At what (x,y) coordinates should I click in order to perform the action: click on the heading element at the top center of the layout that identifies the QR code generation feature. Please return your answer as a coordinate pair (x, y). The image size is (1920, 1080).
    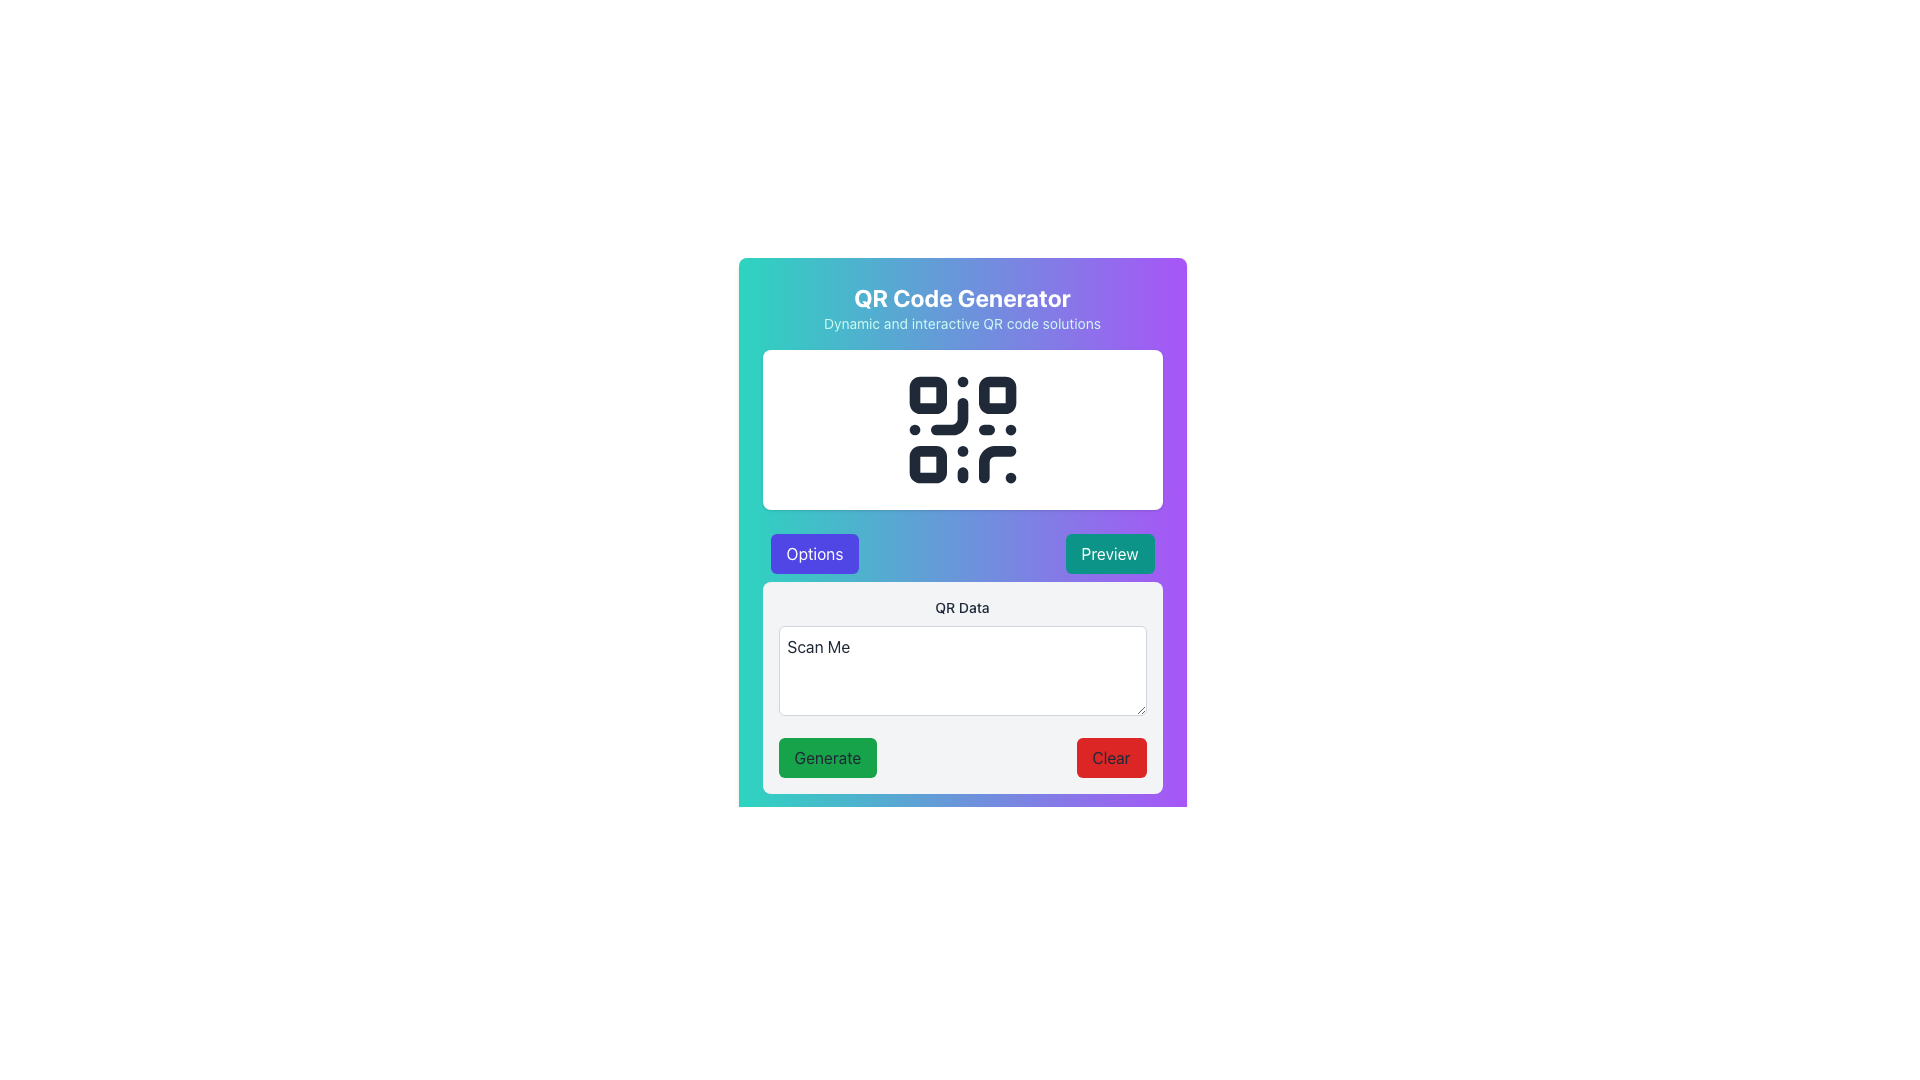
    Looking at the image, I should click on (962, 297).